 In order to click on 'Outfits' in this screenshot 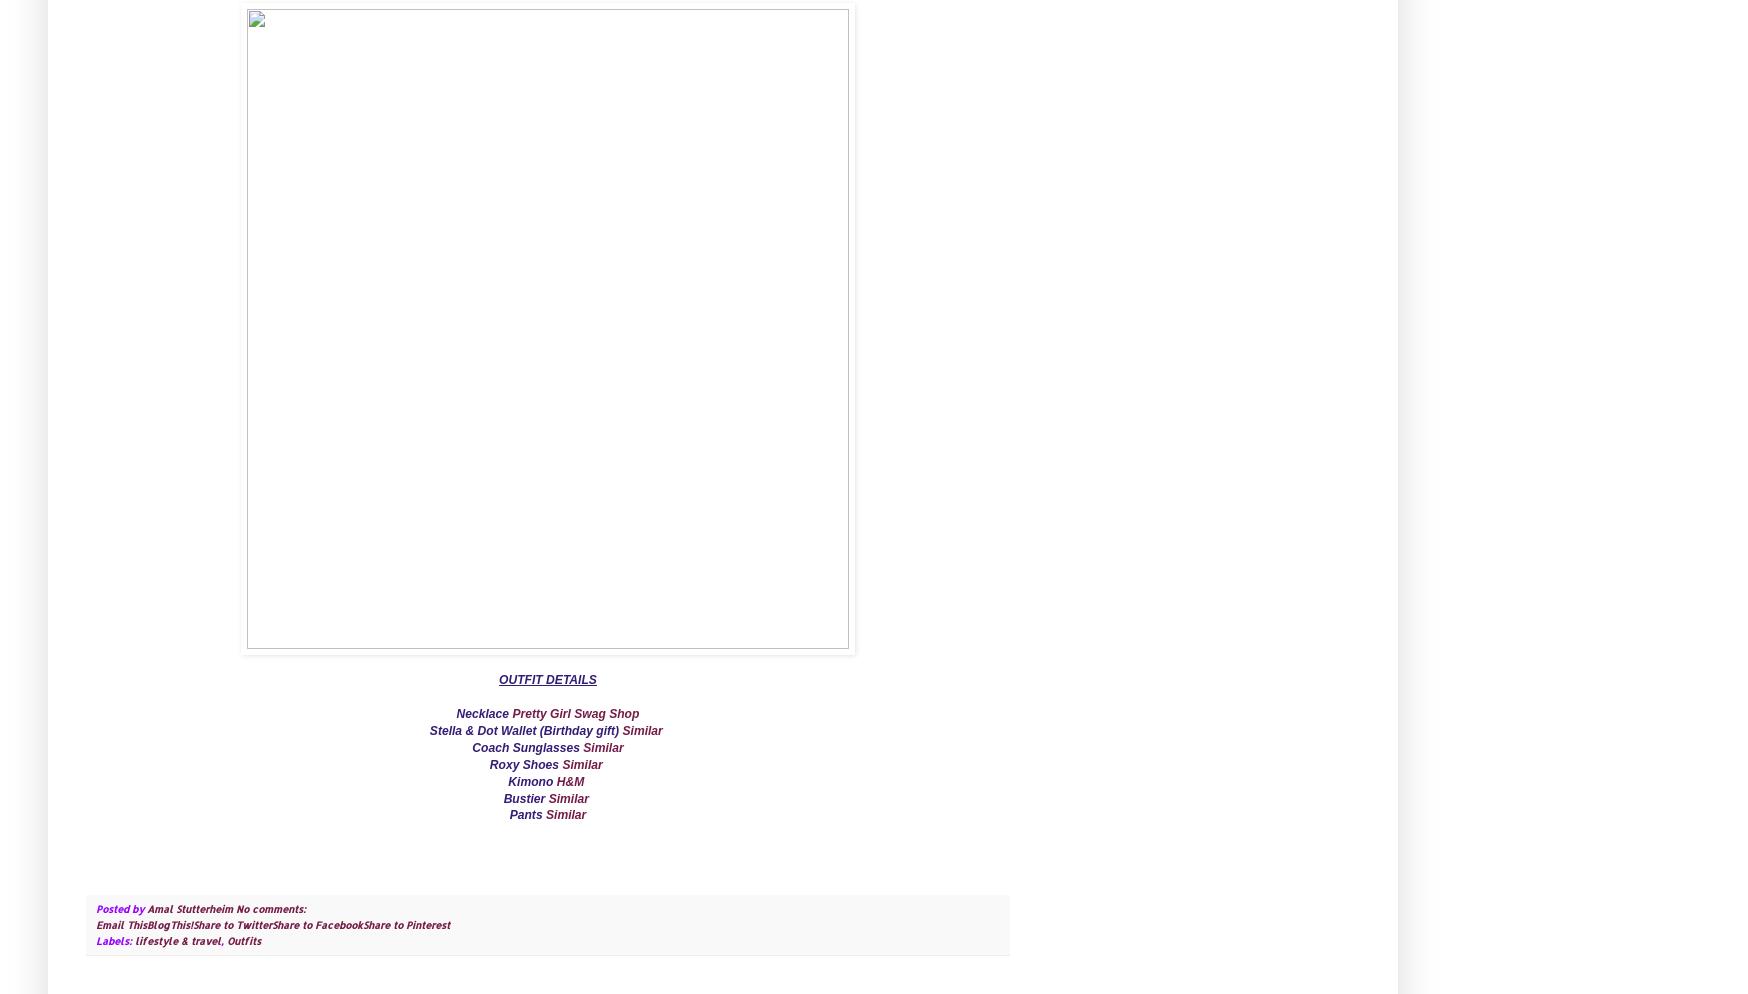, I will do `click(244, 940)`.